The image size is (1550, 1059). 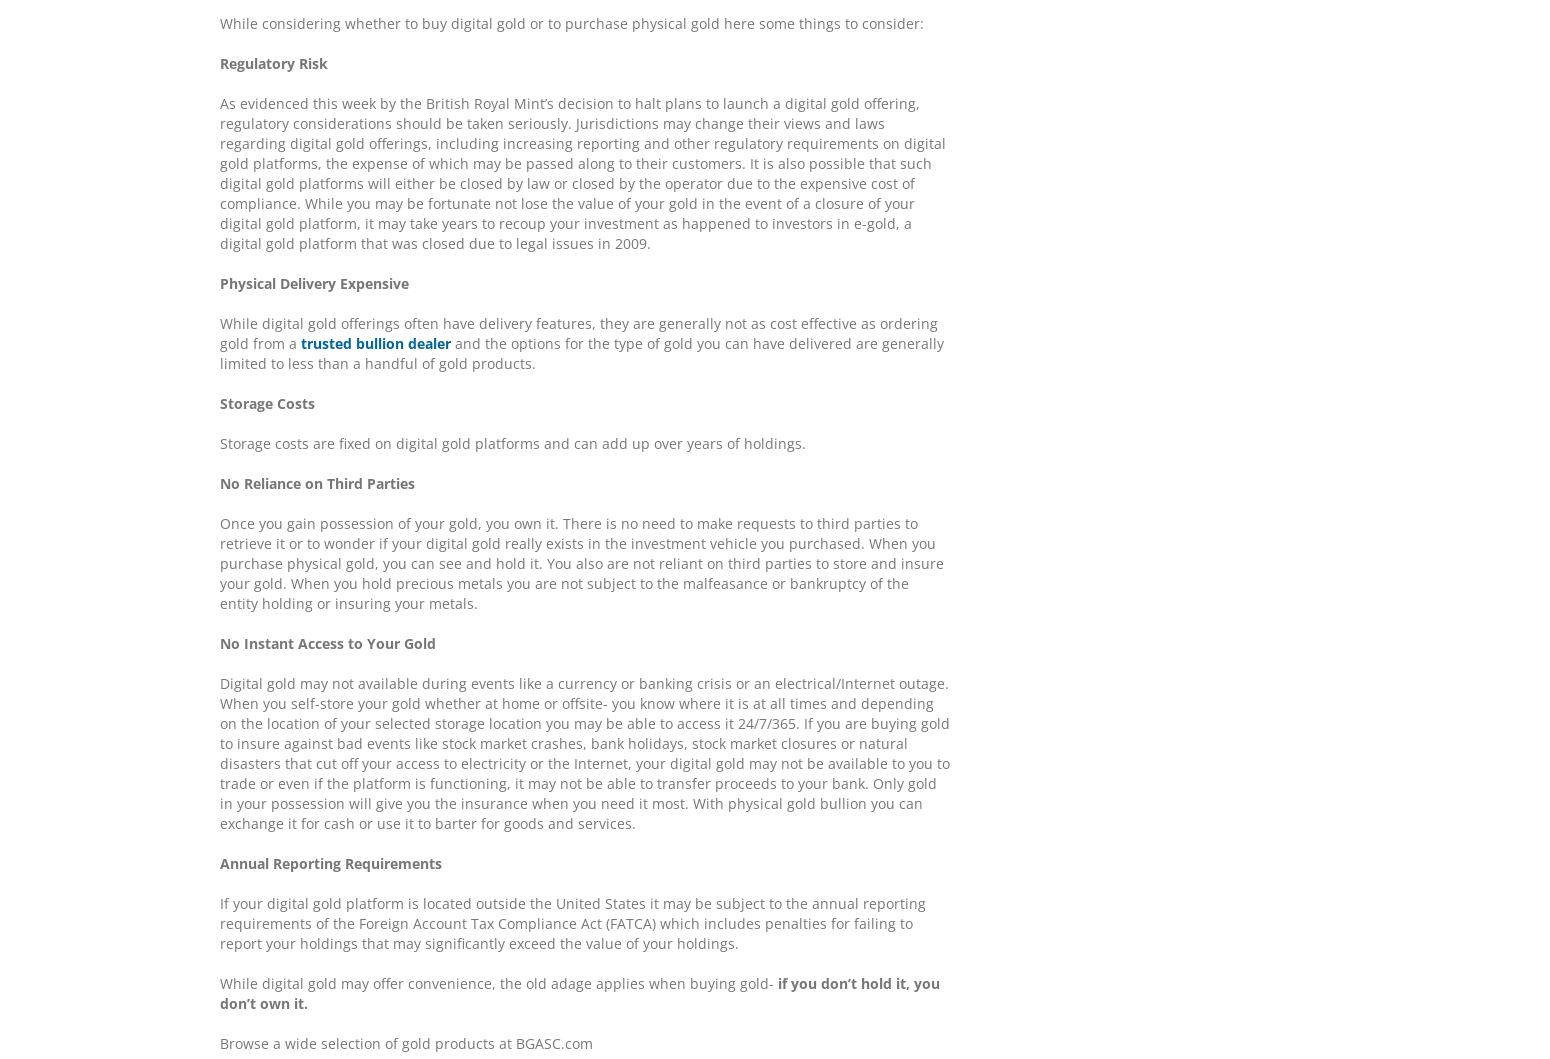 I want to click on 'Physical Delivery Expensive', so click(x=218, y=283).